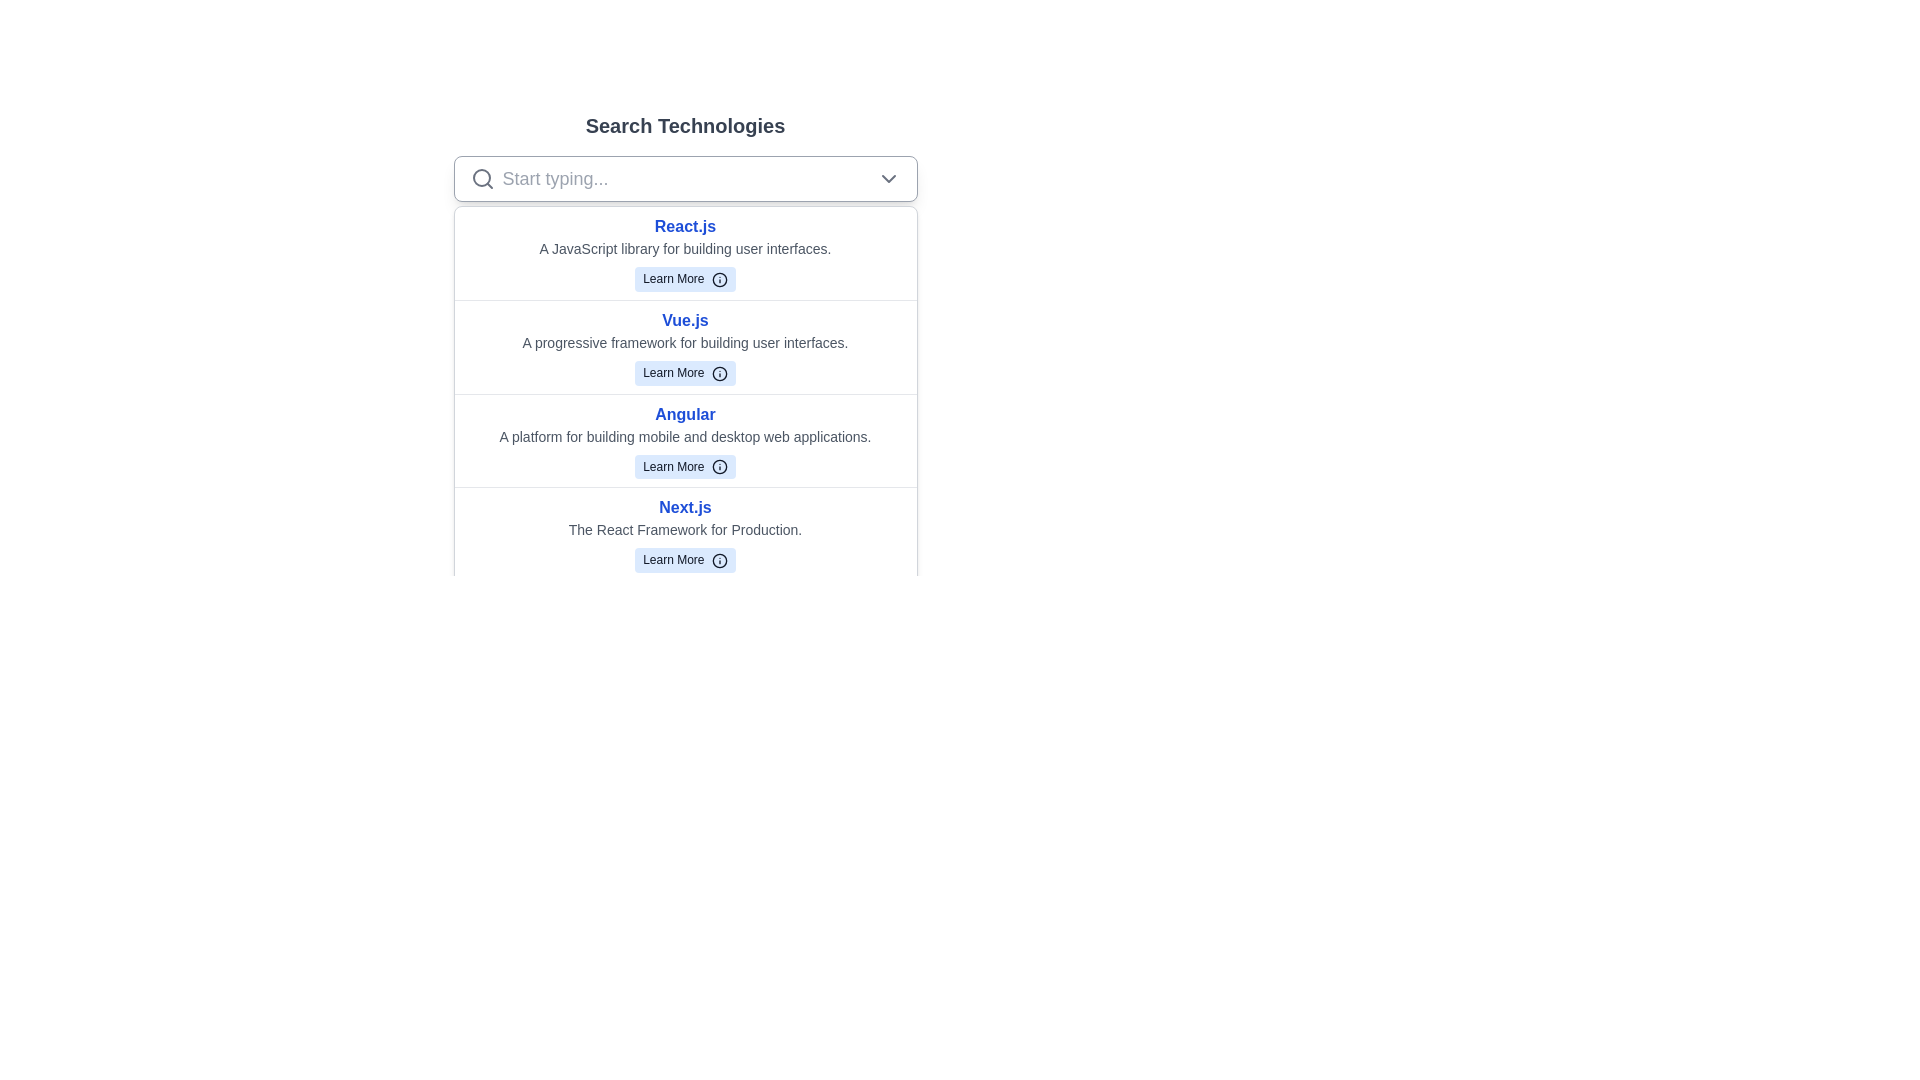 Image resolution: width=1920 pixels, height=1080 pixels. What do you see at coordinates (719, 373) in the screenshot?
I see `the appearance of the circular SVG graphical element located to the right of the 'Learn More' button associated with the 'Vue.js' entry` at bounding box center [719, 373].